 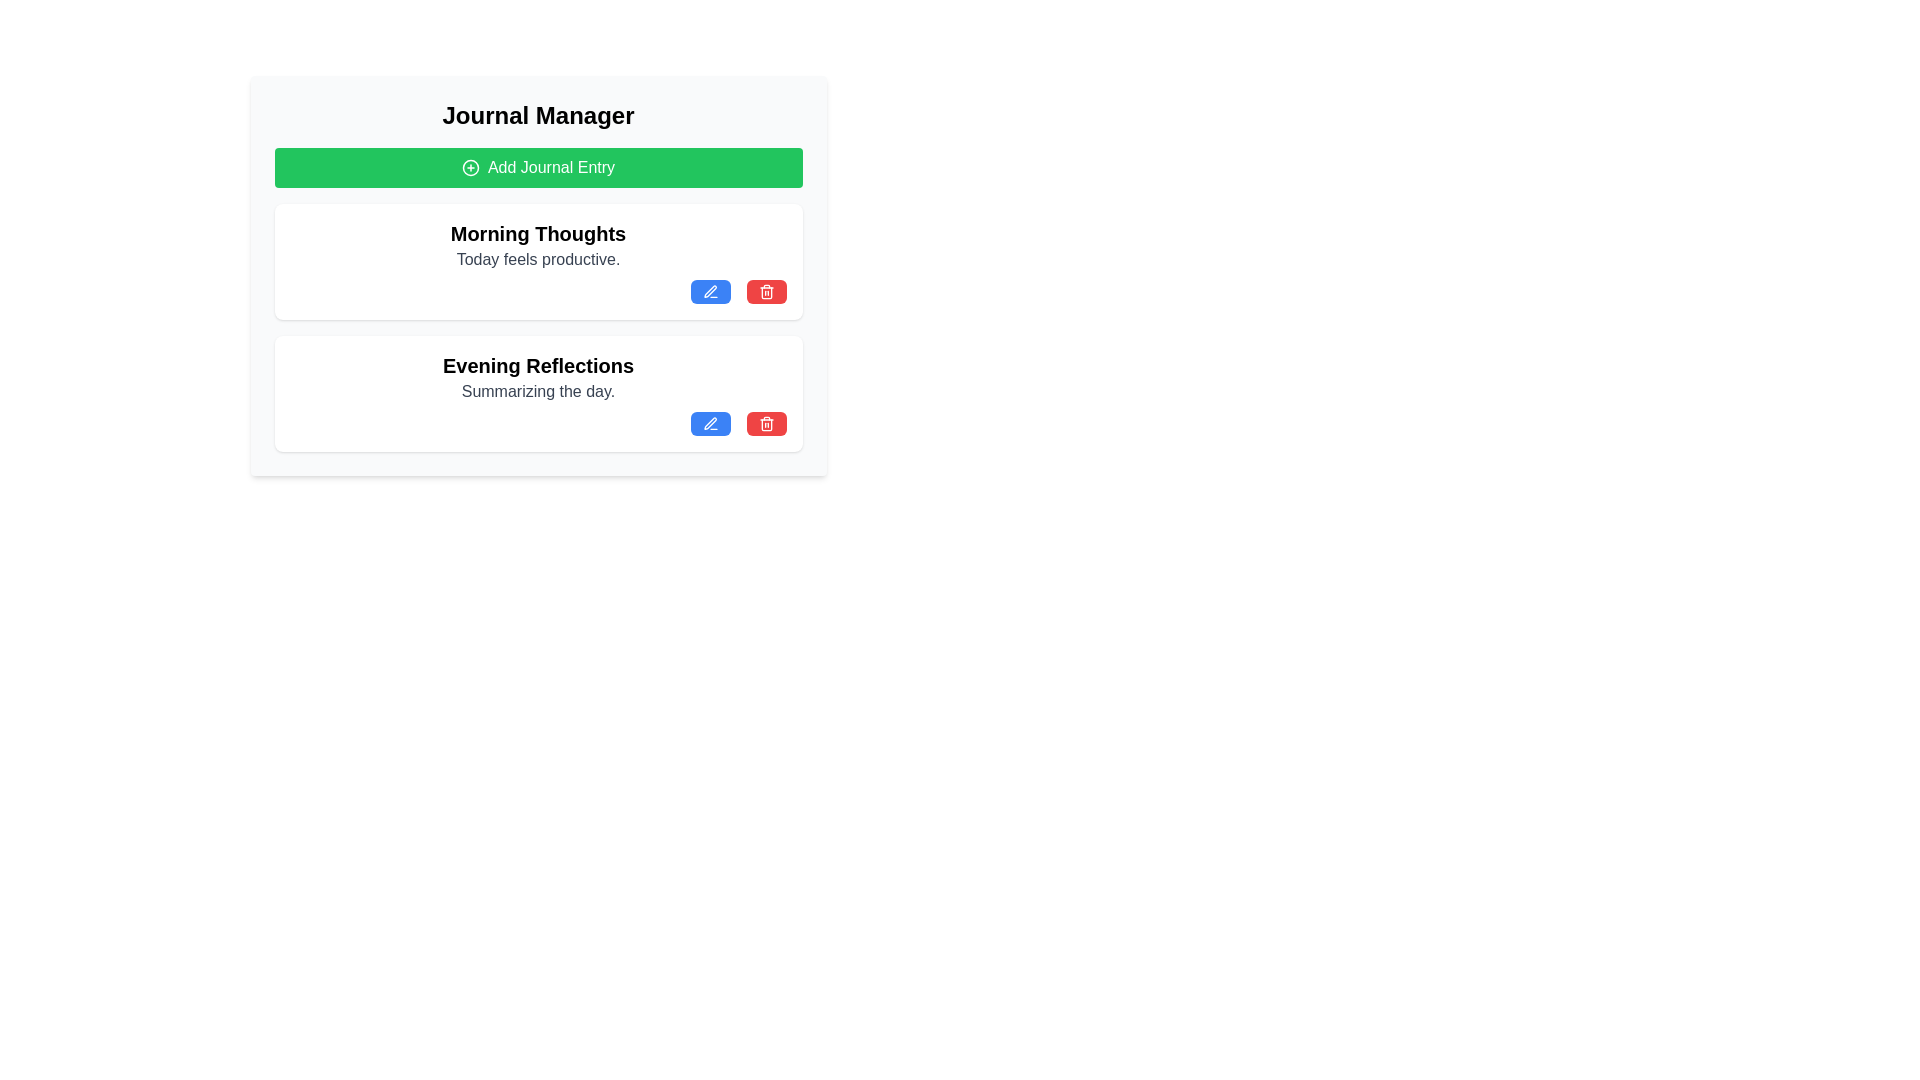 What do you see at coordinates (765, 423) in the screenshot?
I see `the trash bin icon associated with the delete action for 'Evening Reflections'` at bounding box center [765, 423].